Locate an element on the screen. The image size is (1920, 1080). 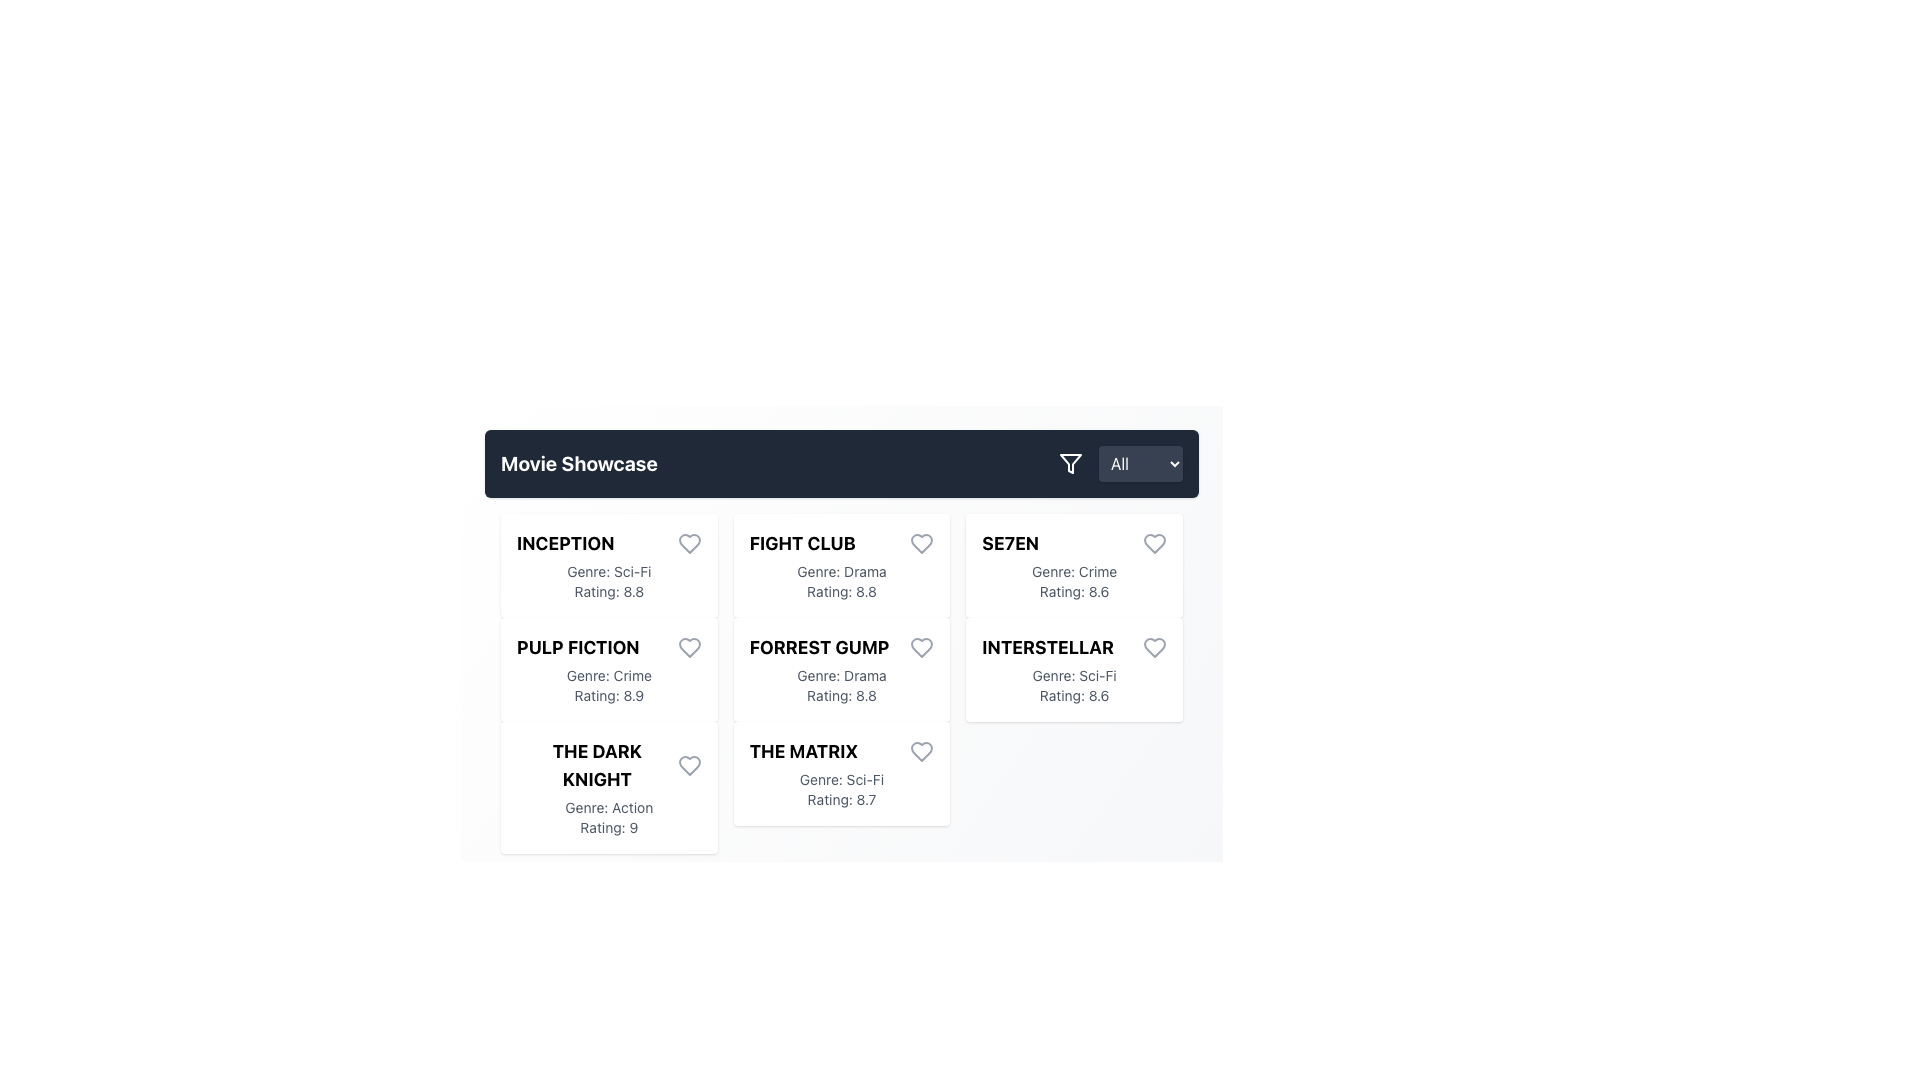
the descriptive metadata text about the movie 'Forrest Gump' located beneath its title and above the heart-shaped icon is located at coordinates (841, 685).